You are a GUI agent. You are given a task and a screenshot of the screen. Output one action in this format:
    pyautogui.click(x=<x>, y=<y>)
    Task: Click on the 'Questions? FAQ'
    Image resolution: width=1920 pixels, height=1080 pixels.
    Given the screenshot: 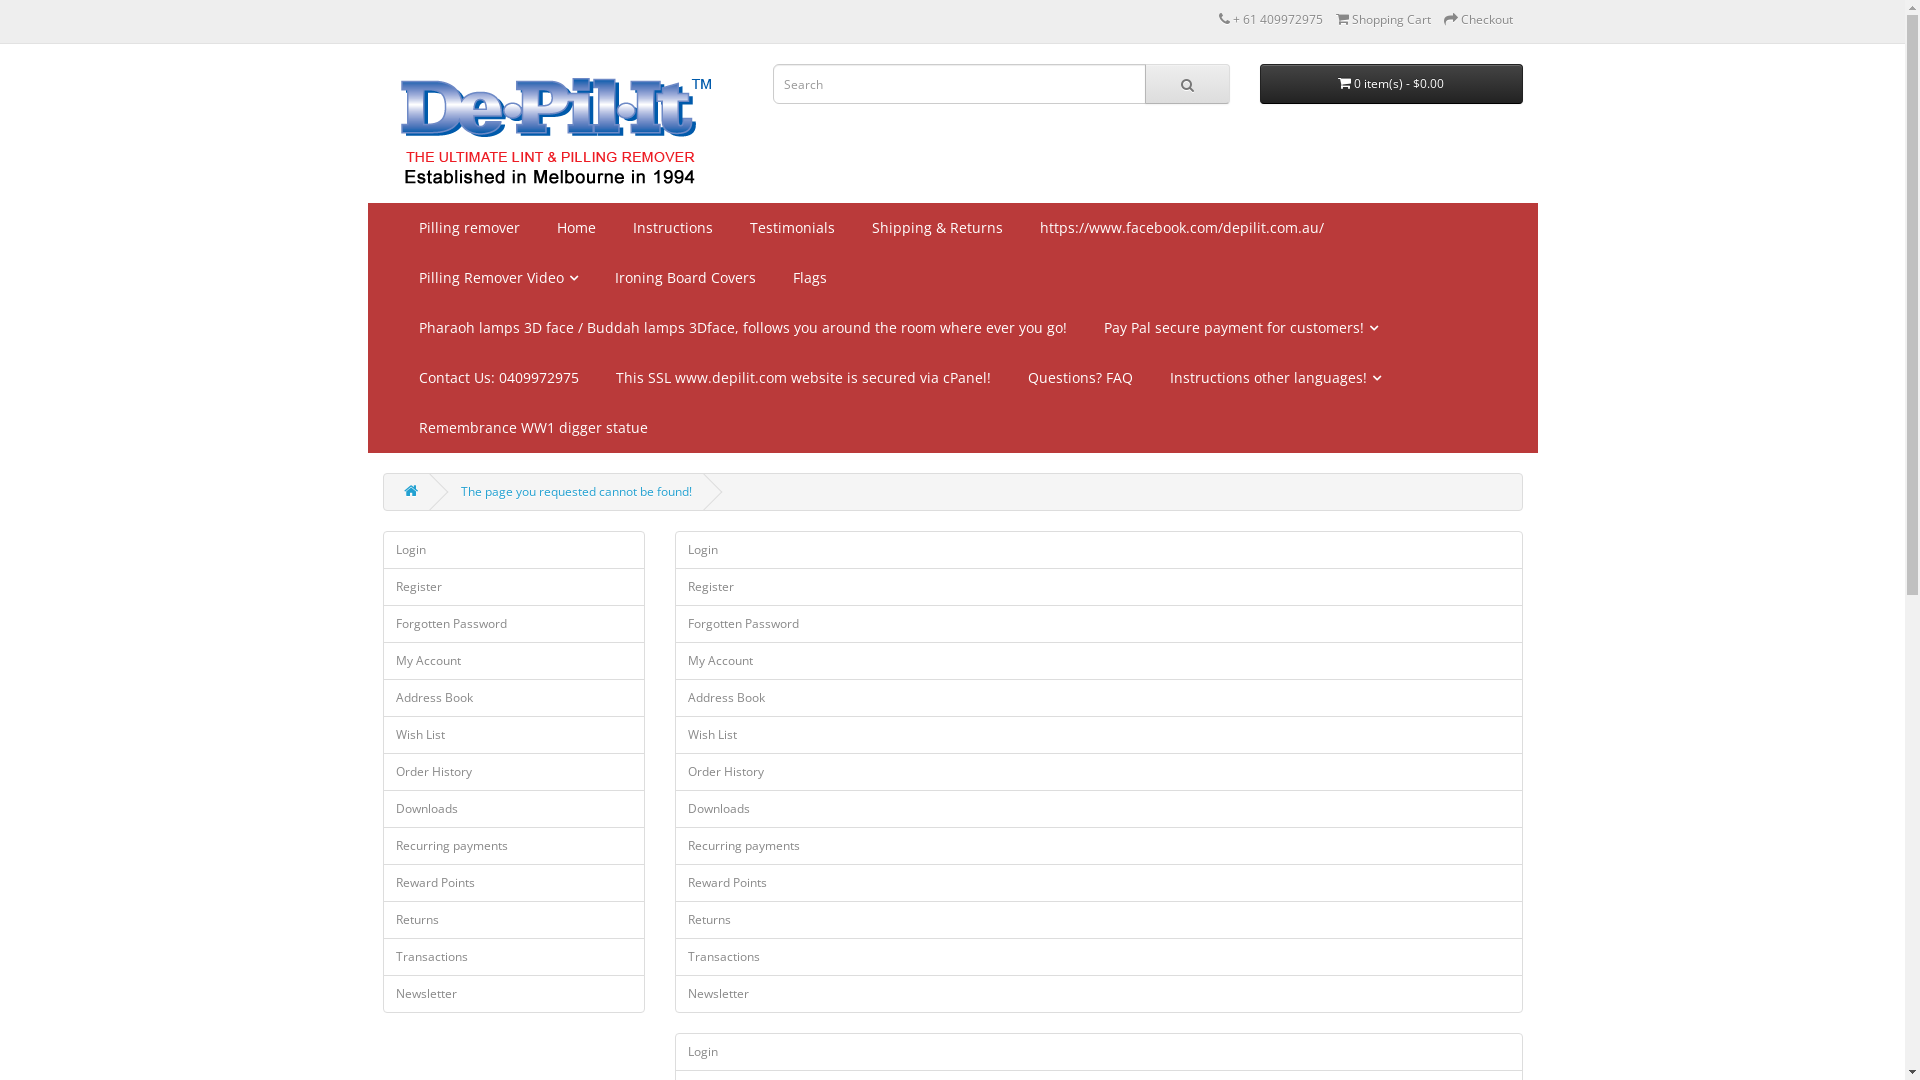 What is the action you would take?
    pyautogui.click(x=1075, y=378)
    